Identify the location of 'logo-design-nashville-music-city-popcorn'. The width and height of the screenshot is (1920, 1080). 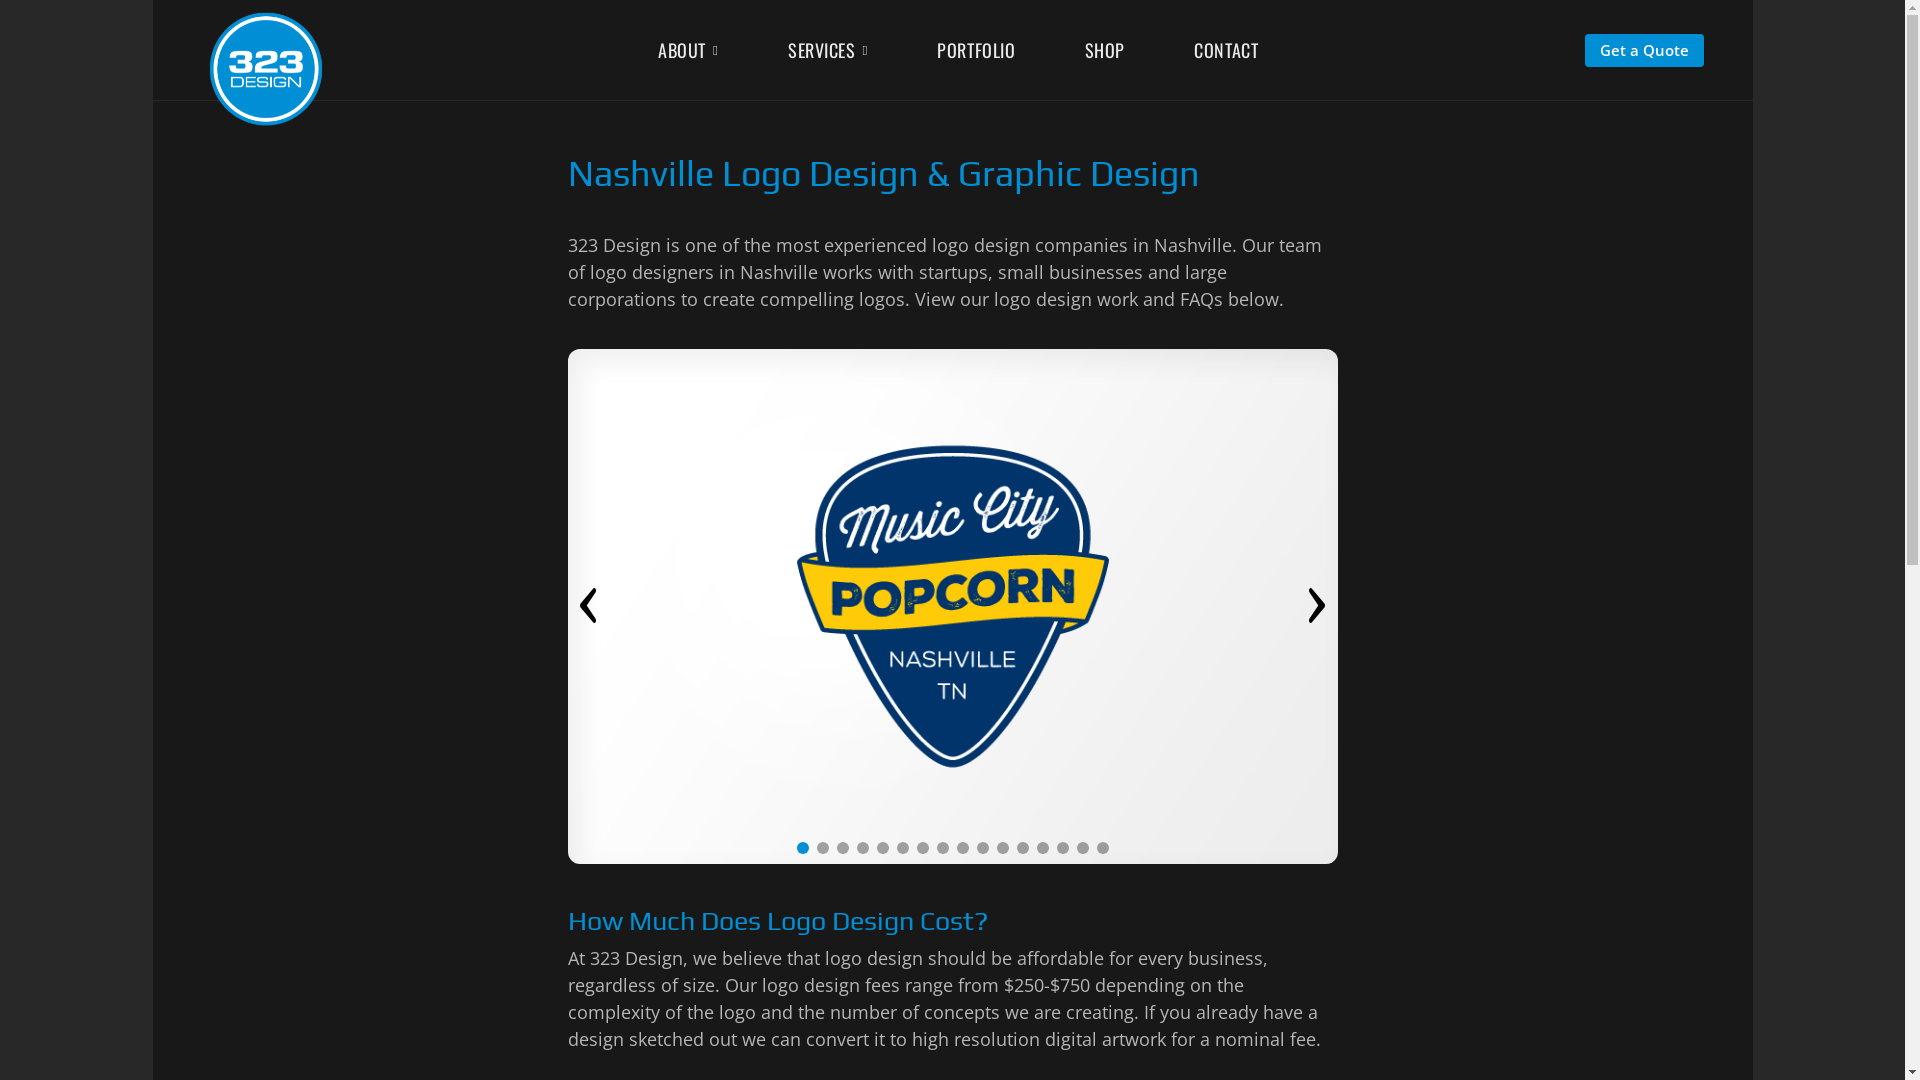
(952, 605).